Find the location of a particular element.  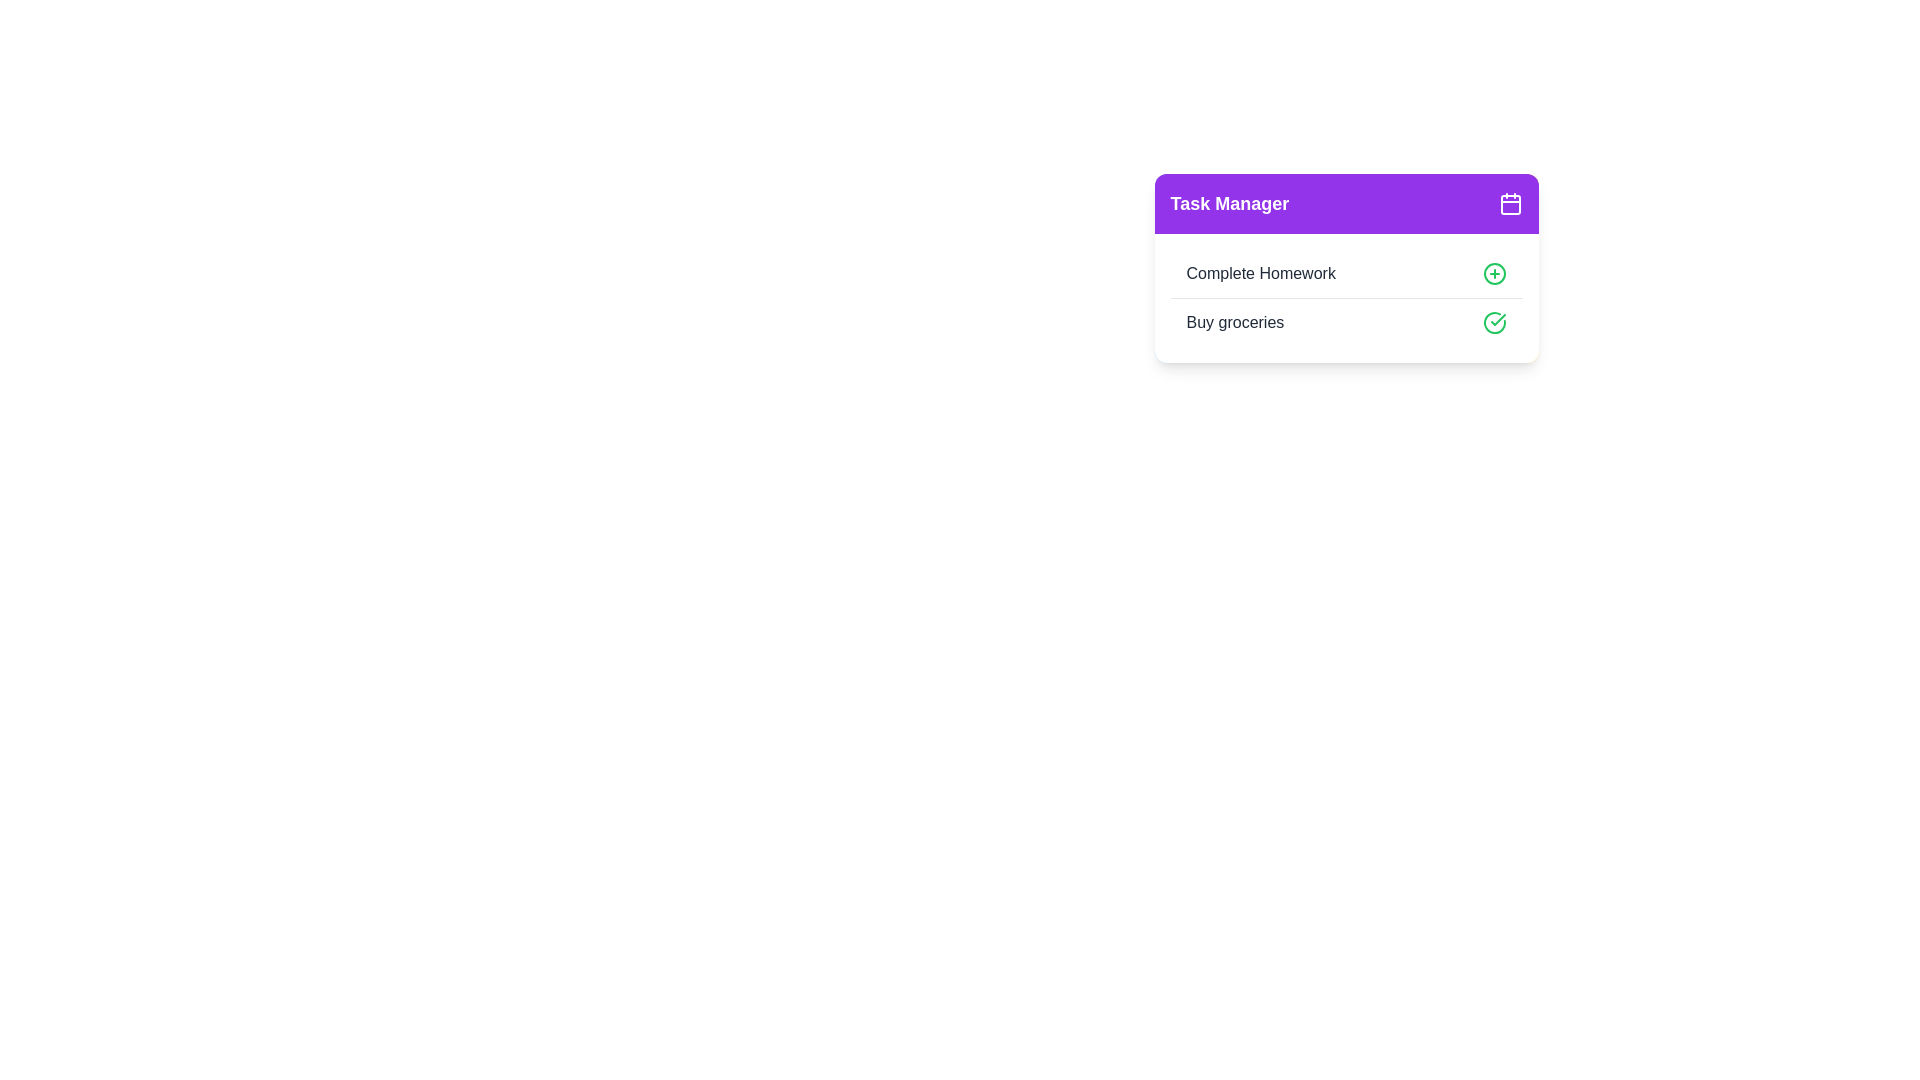

the green circular icon button with a plus sign located to the right of the 'Complete Homework' text in the task list is located at coordinates (1494, 273).